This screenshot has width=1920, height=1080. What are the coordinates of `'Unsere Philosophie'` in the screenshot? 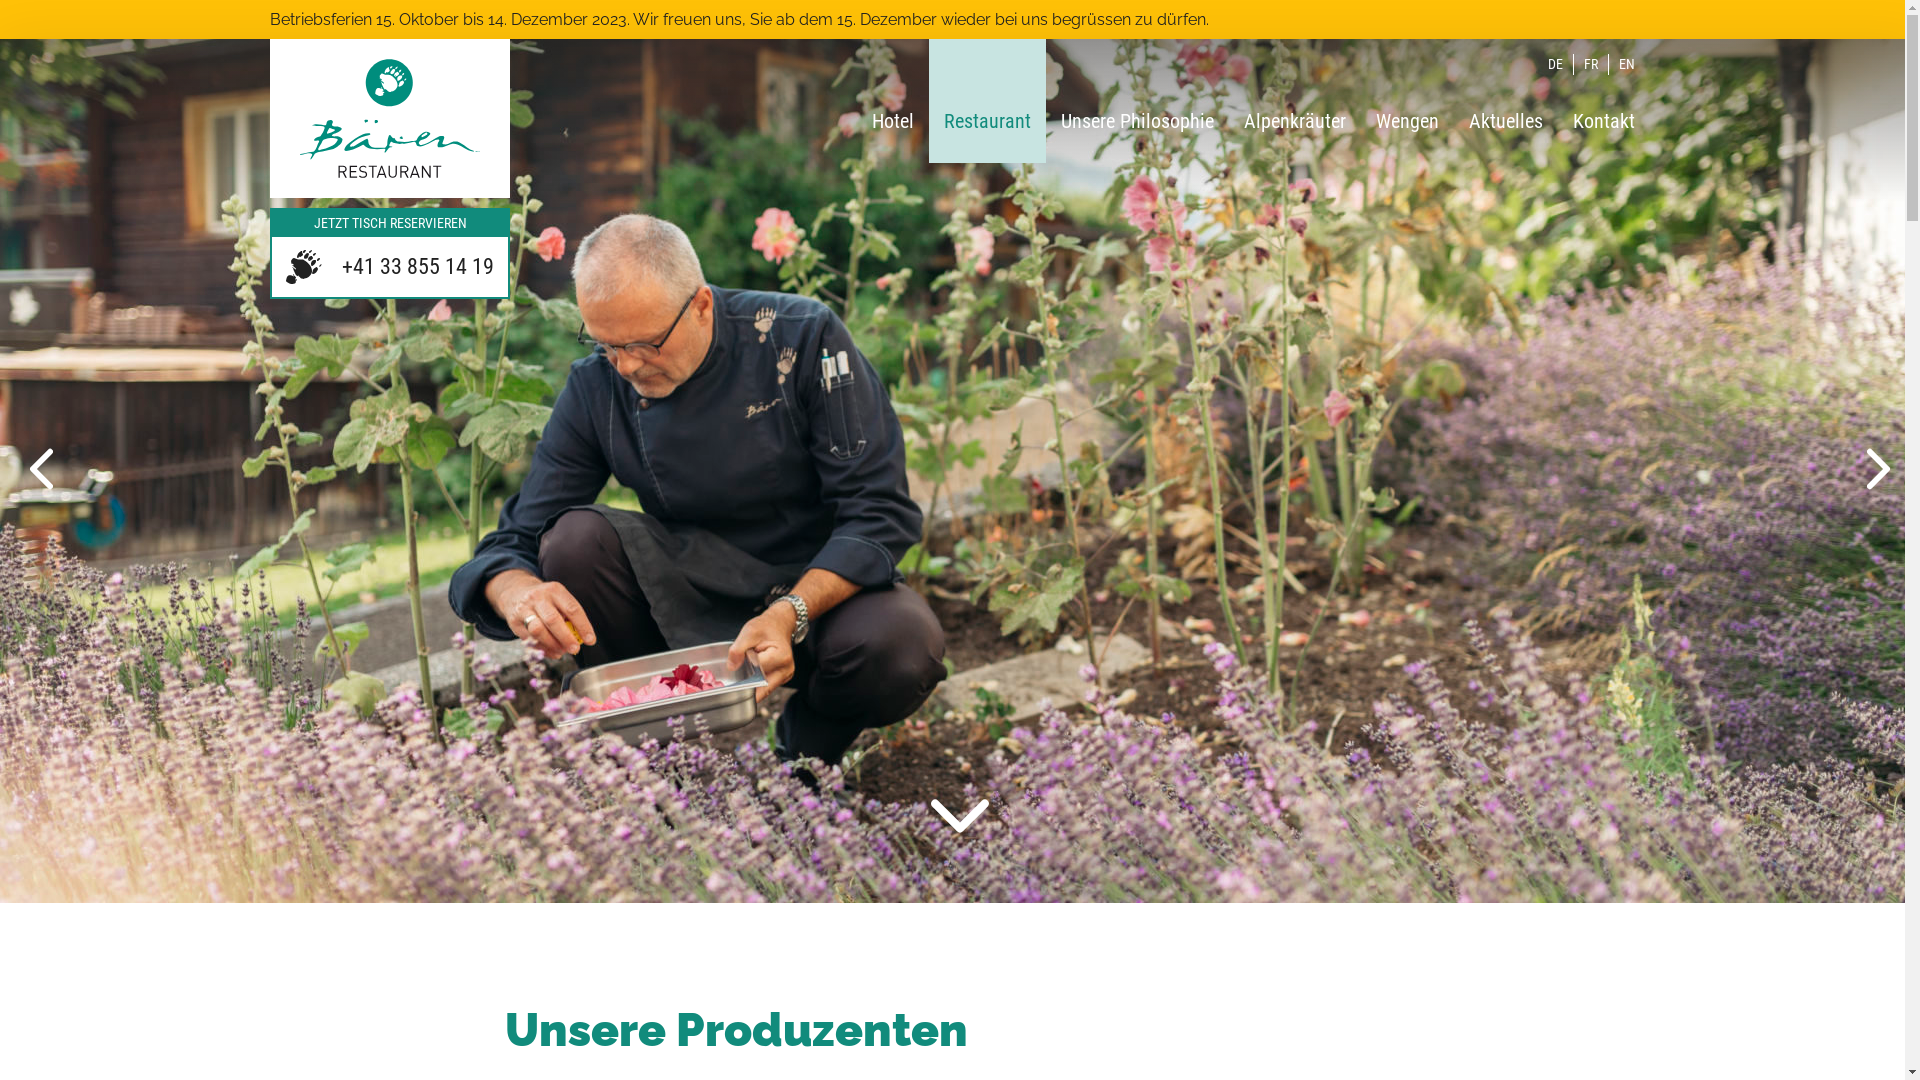 It's located at (1137, 100).